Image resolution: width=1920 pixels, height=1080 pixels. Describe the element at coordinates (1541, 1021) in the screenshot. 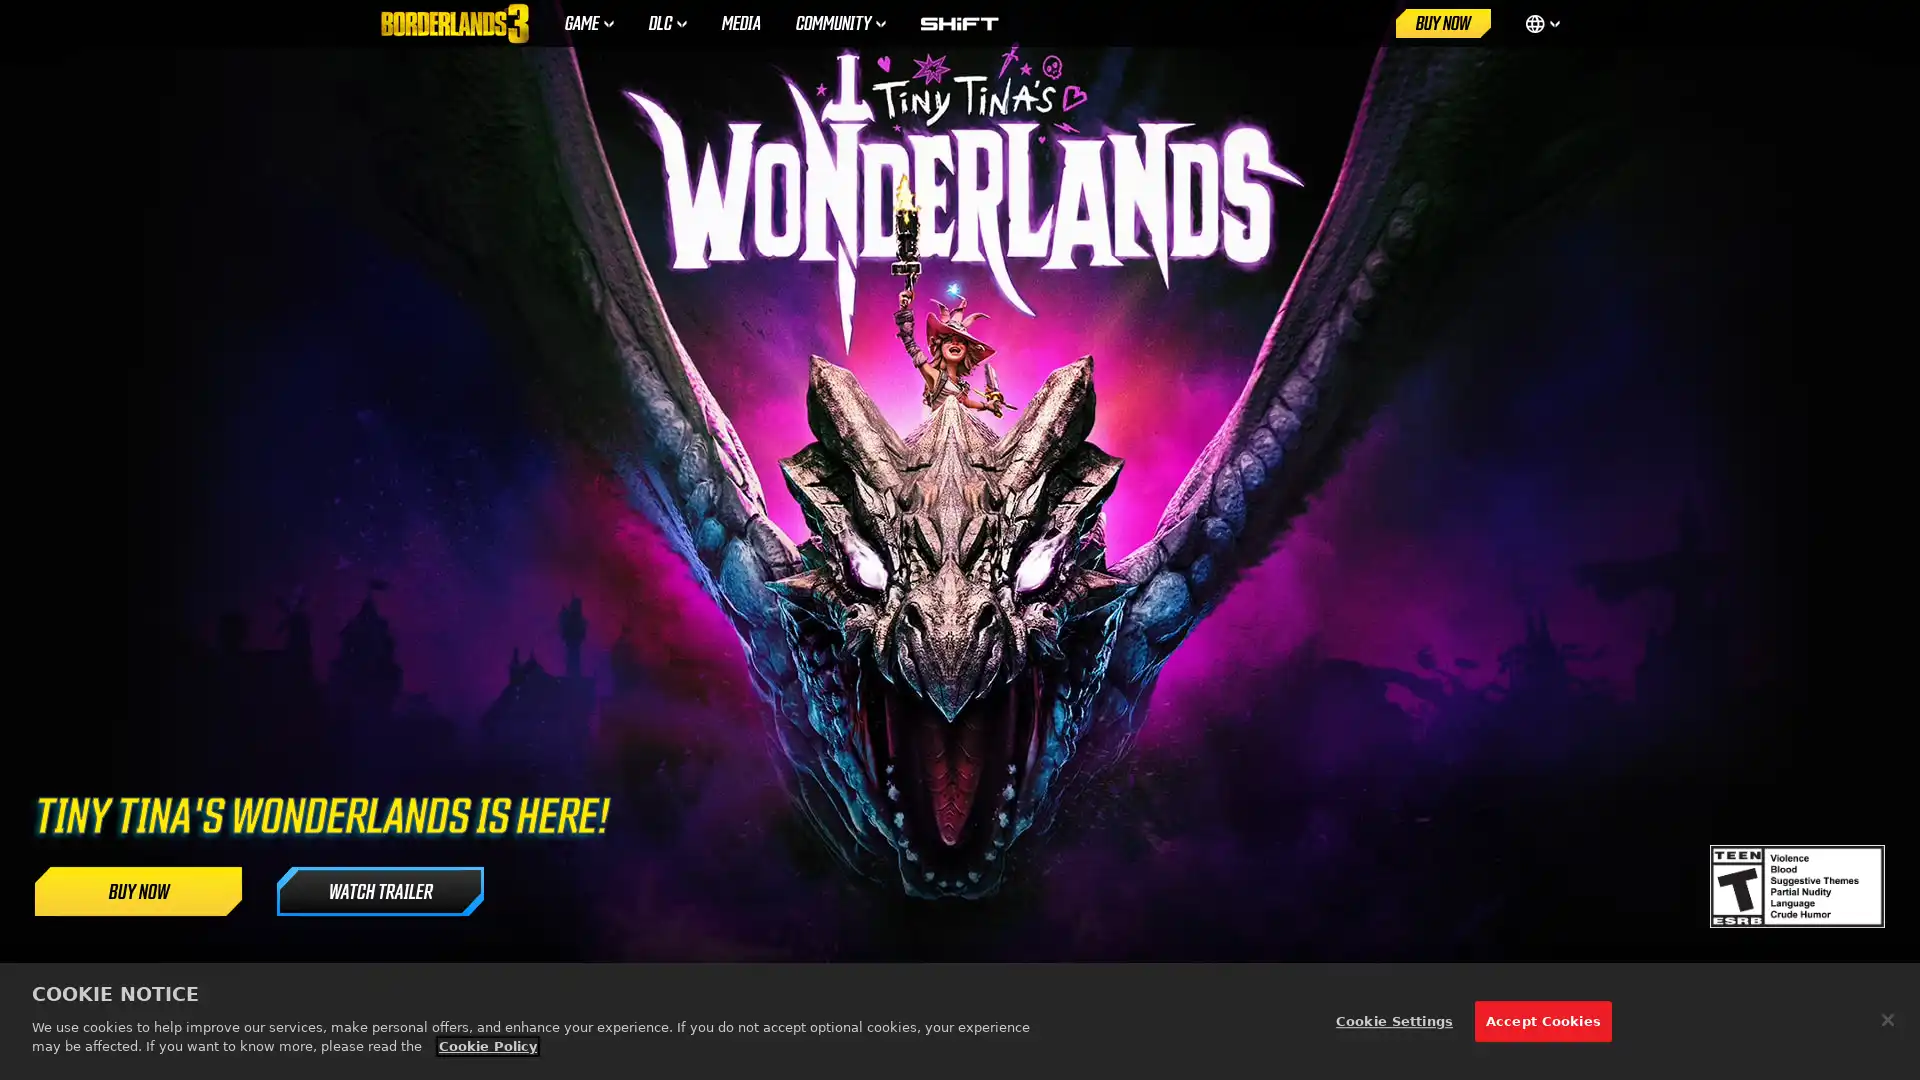

I see `Accept Cookies` at that location.